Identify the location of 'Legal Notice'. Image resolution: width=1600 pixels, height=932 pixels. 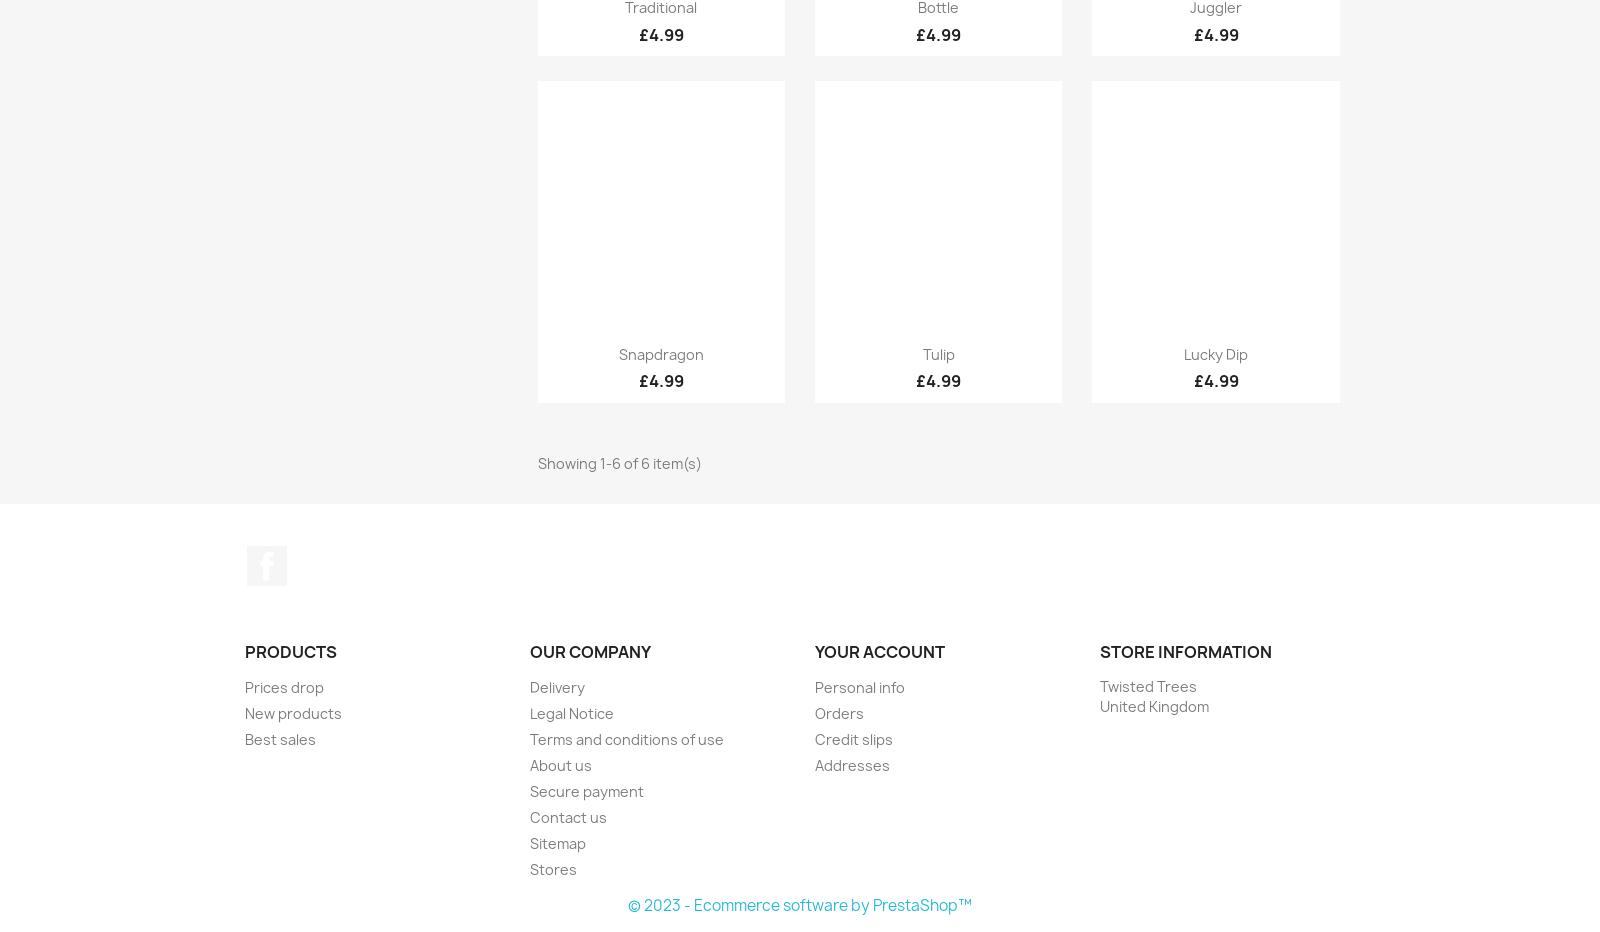
(571, 712).